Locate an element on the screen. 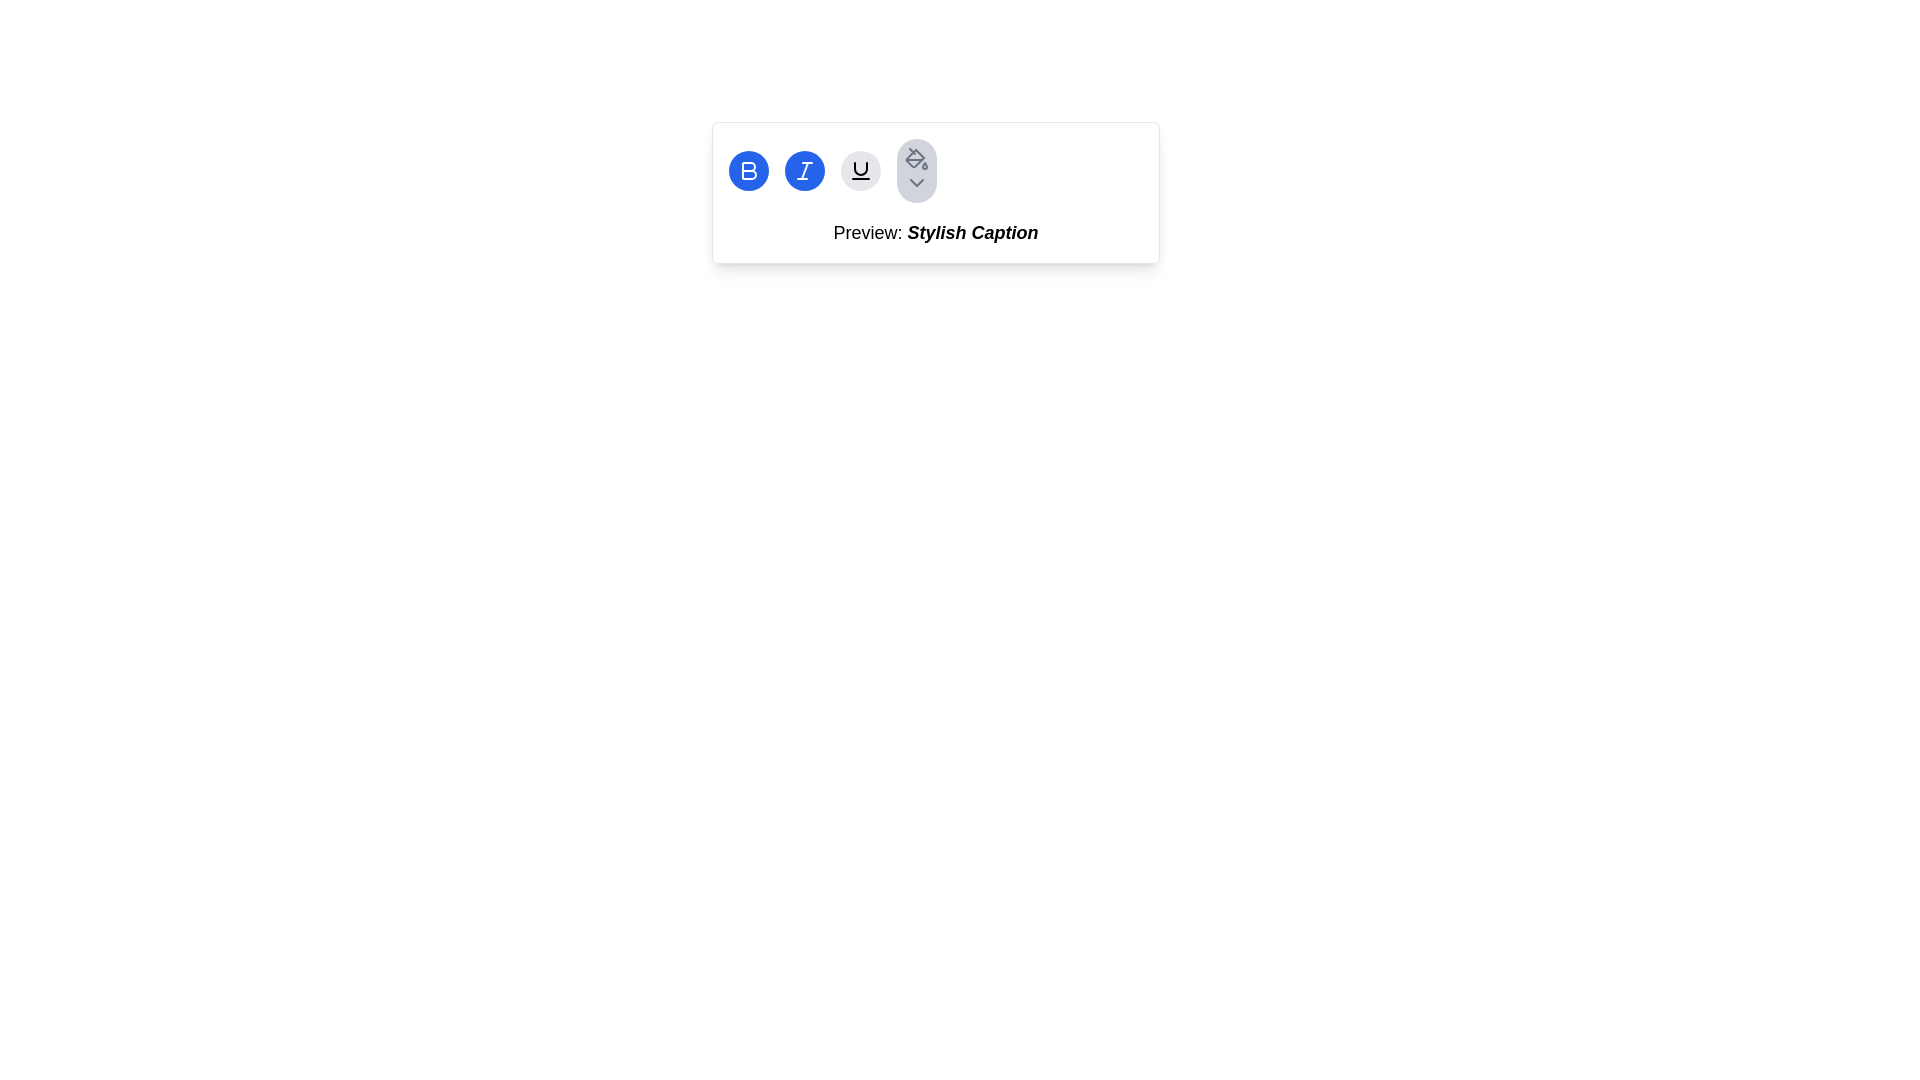  the underline formatting button, which is the third circular button in a row of four, located between the italic button and the wrench dropdown button is located at coordinates (860, 169).